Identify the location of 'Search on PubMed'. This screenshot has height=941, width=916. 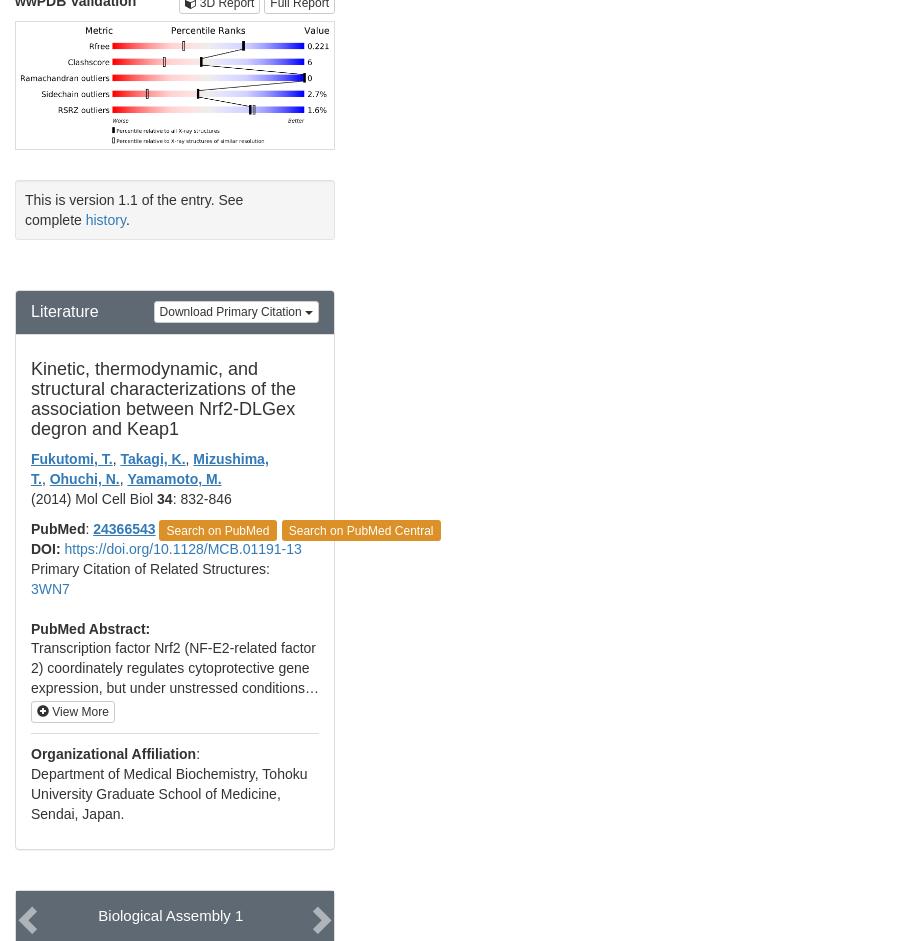
(216, 529).